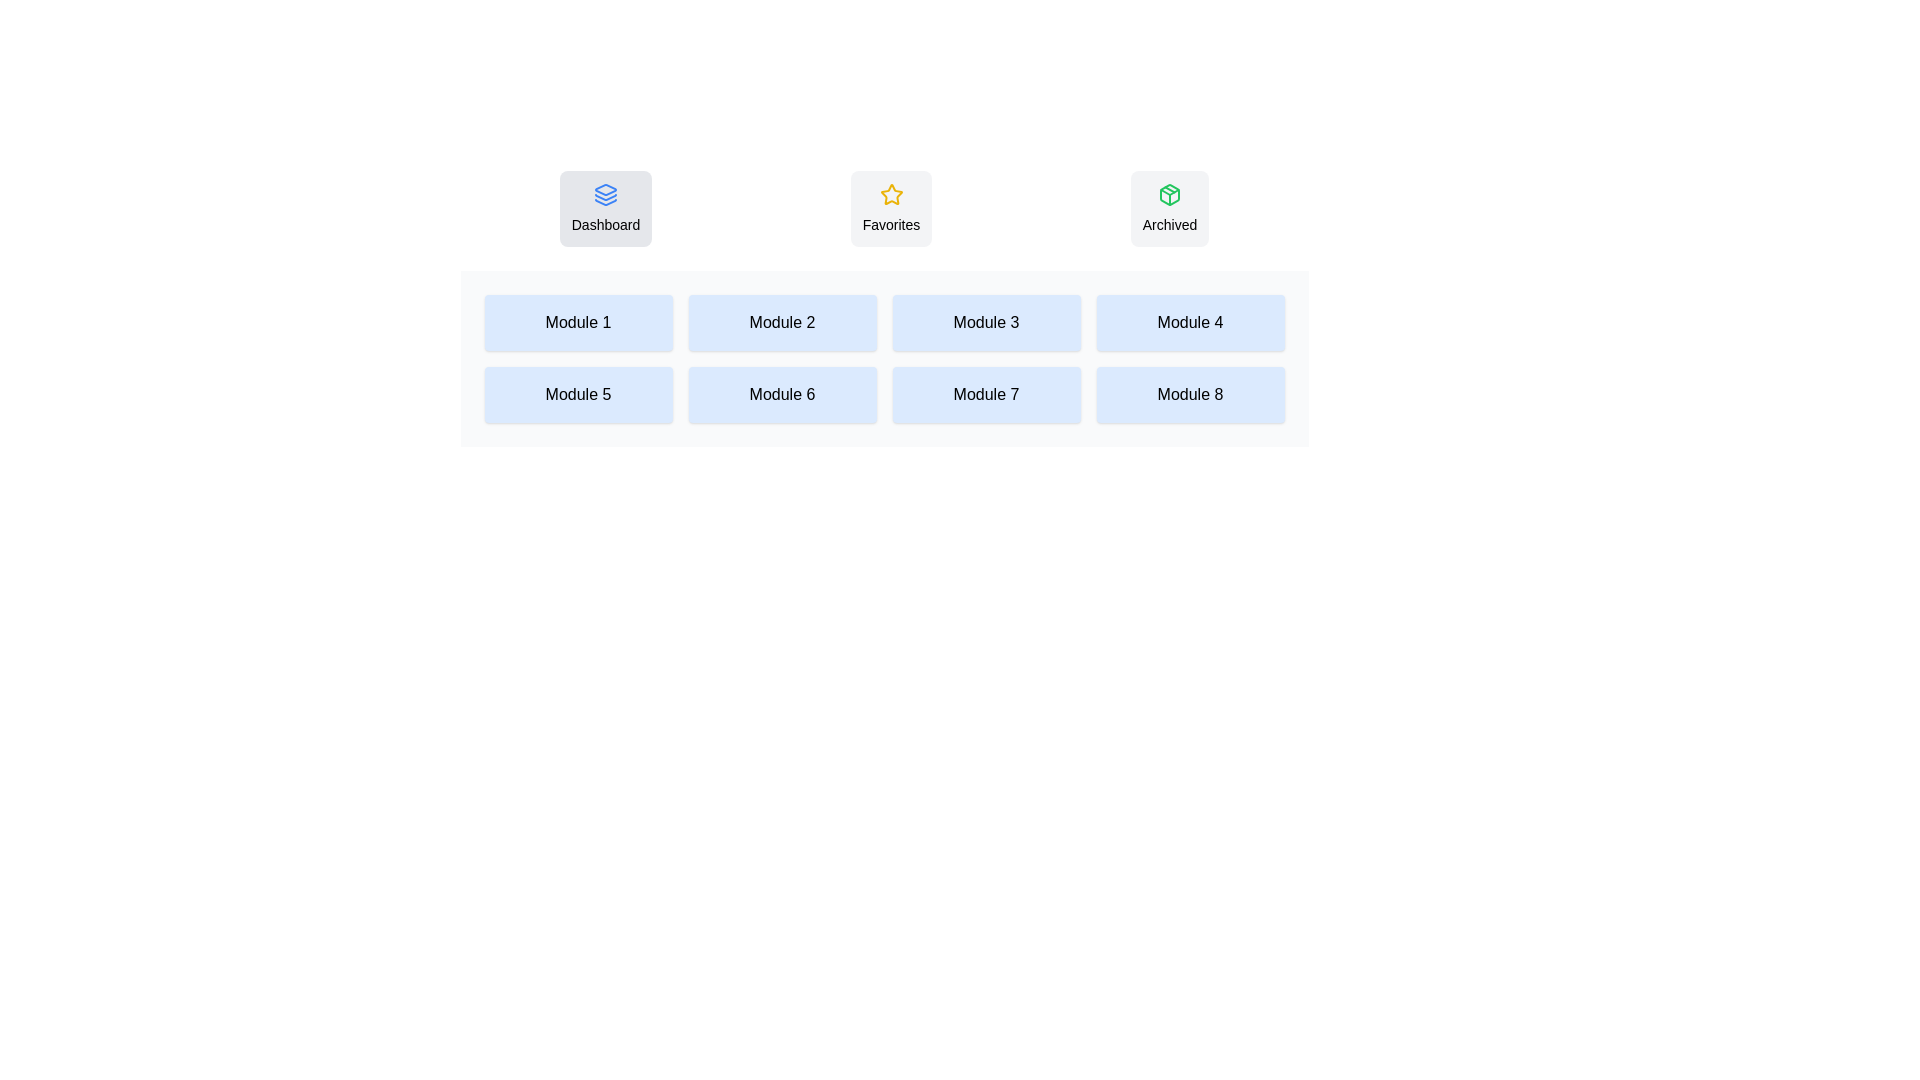 This screenshot has height=1080, width=1920. I want to click on the Favorites tab by clicking its button, so click(890, 208).